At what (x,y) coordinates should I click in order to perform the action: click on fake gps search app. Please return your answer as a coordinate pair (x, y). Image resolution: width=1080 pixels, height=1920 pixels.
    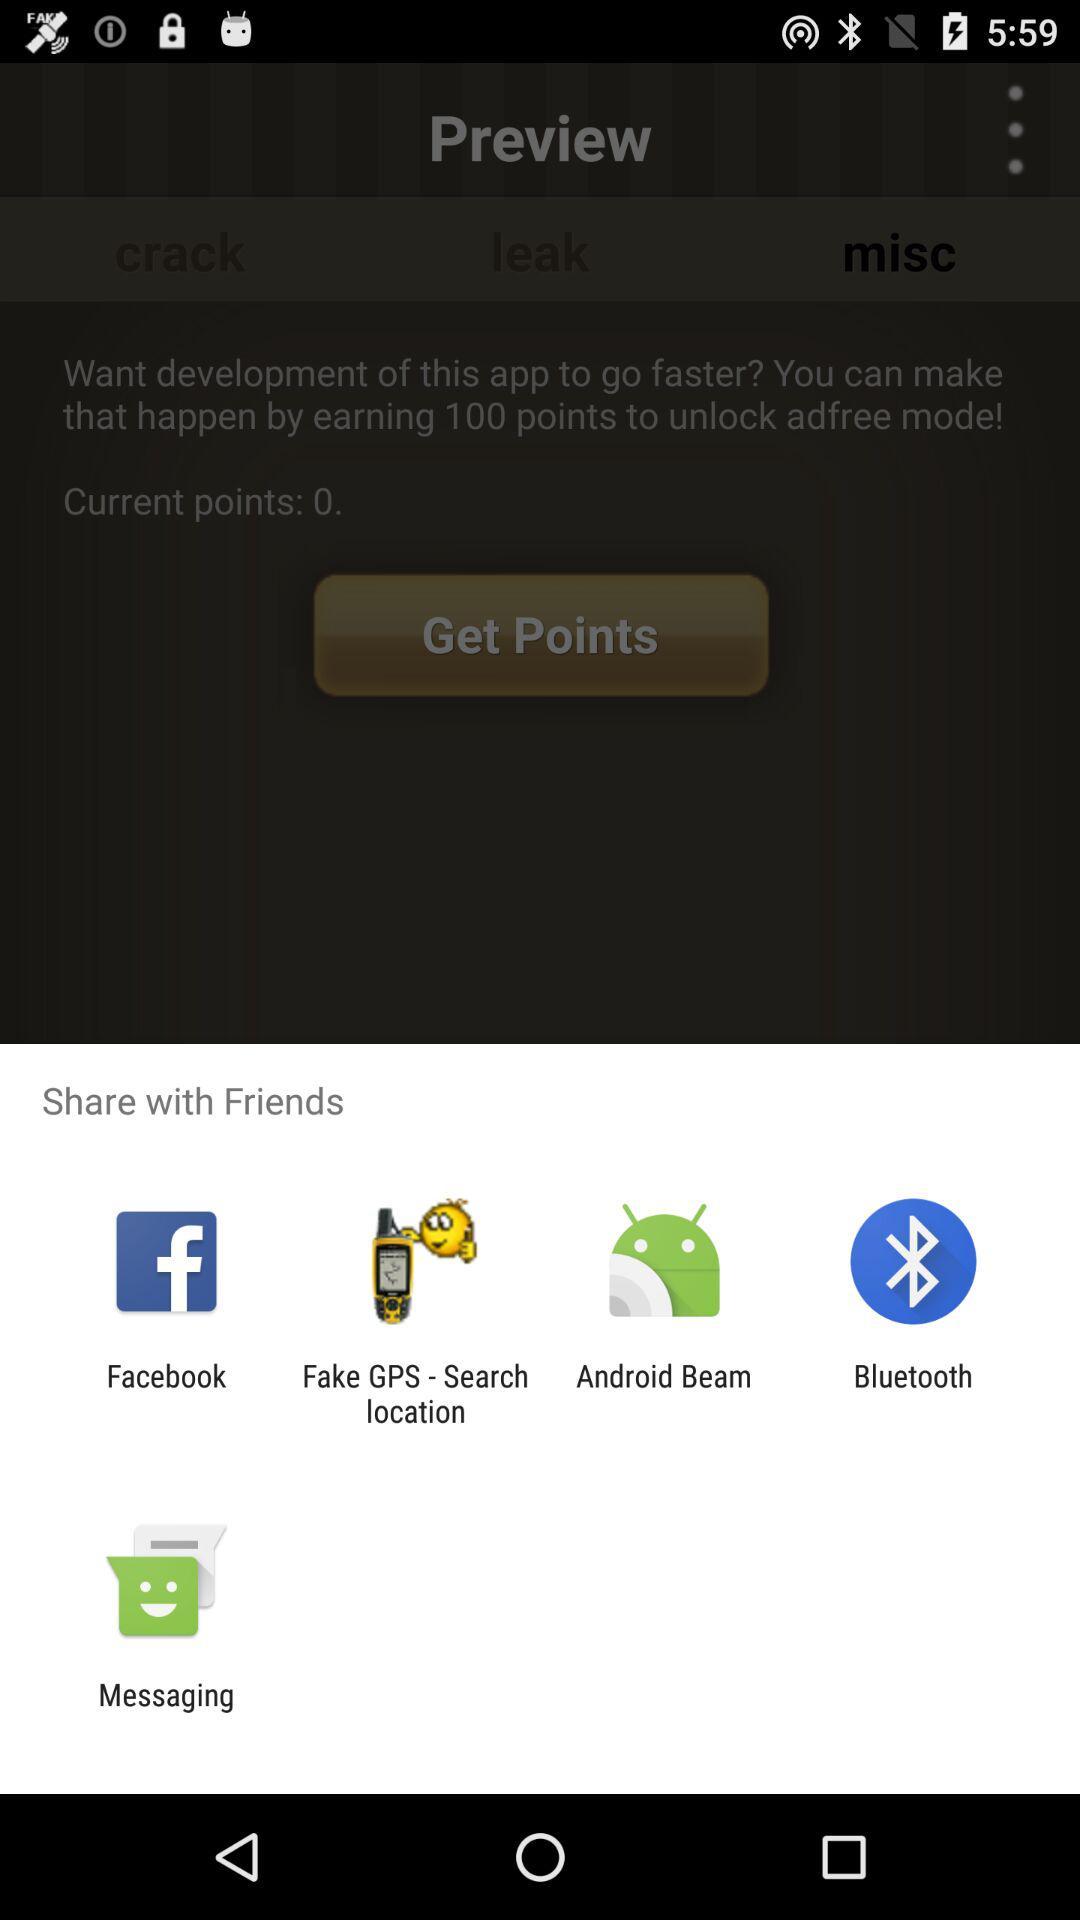
    Looking at the image, I should click on (414, 1392).